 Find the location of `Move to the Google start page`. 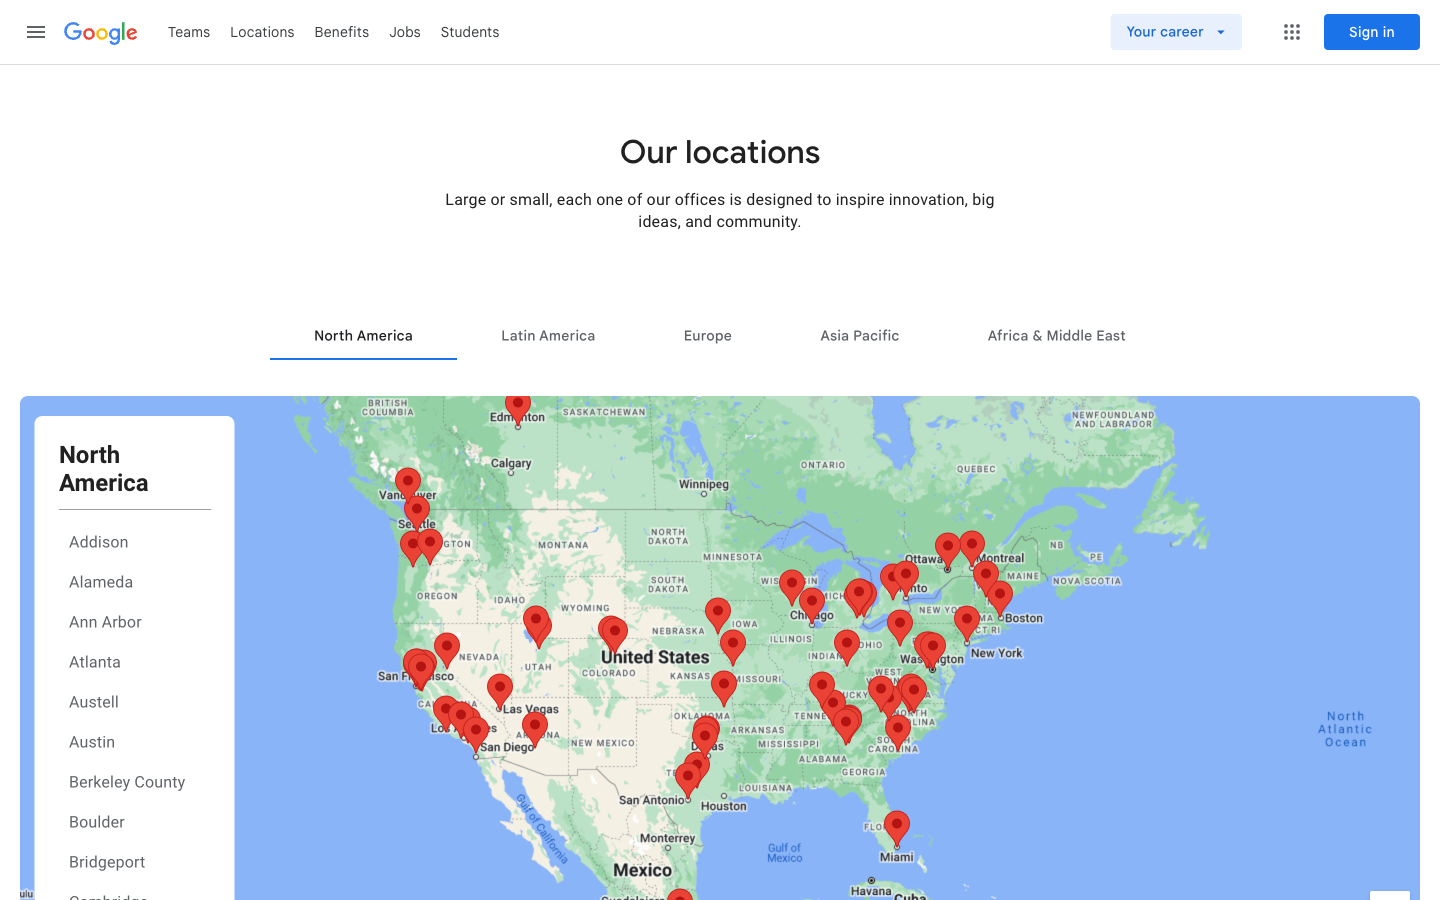

Move to the Google start page is located at coordinates (100, 33).